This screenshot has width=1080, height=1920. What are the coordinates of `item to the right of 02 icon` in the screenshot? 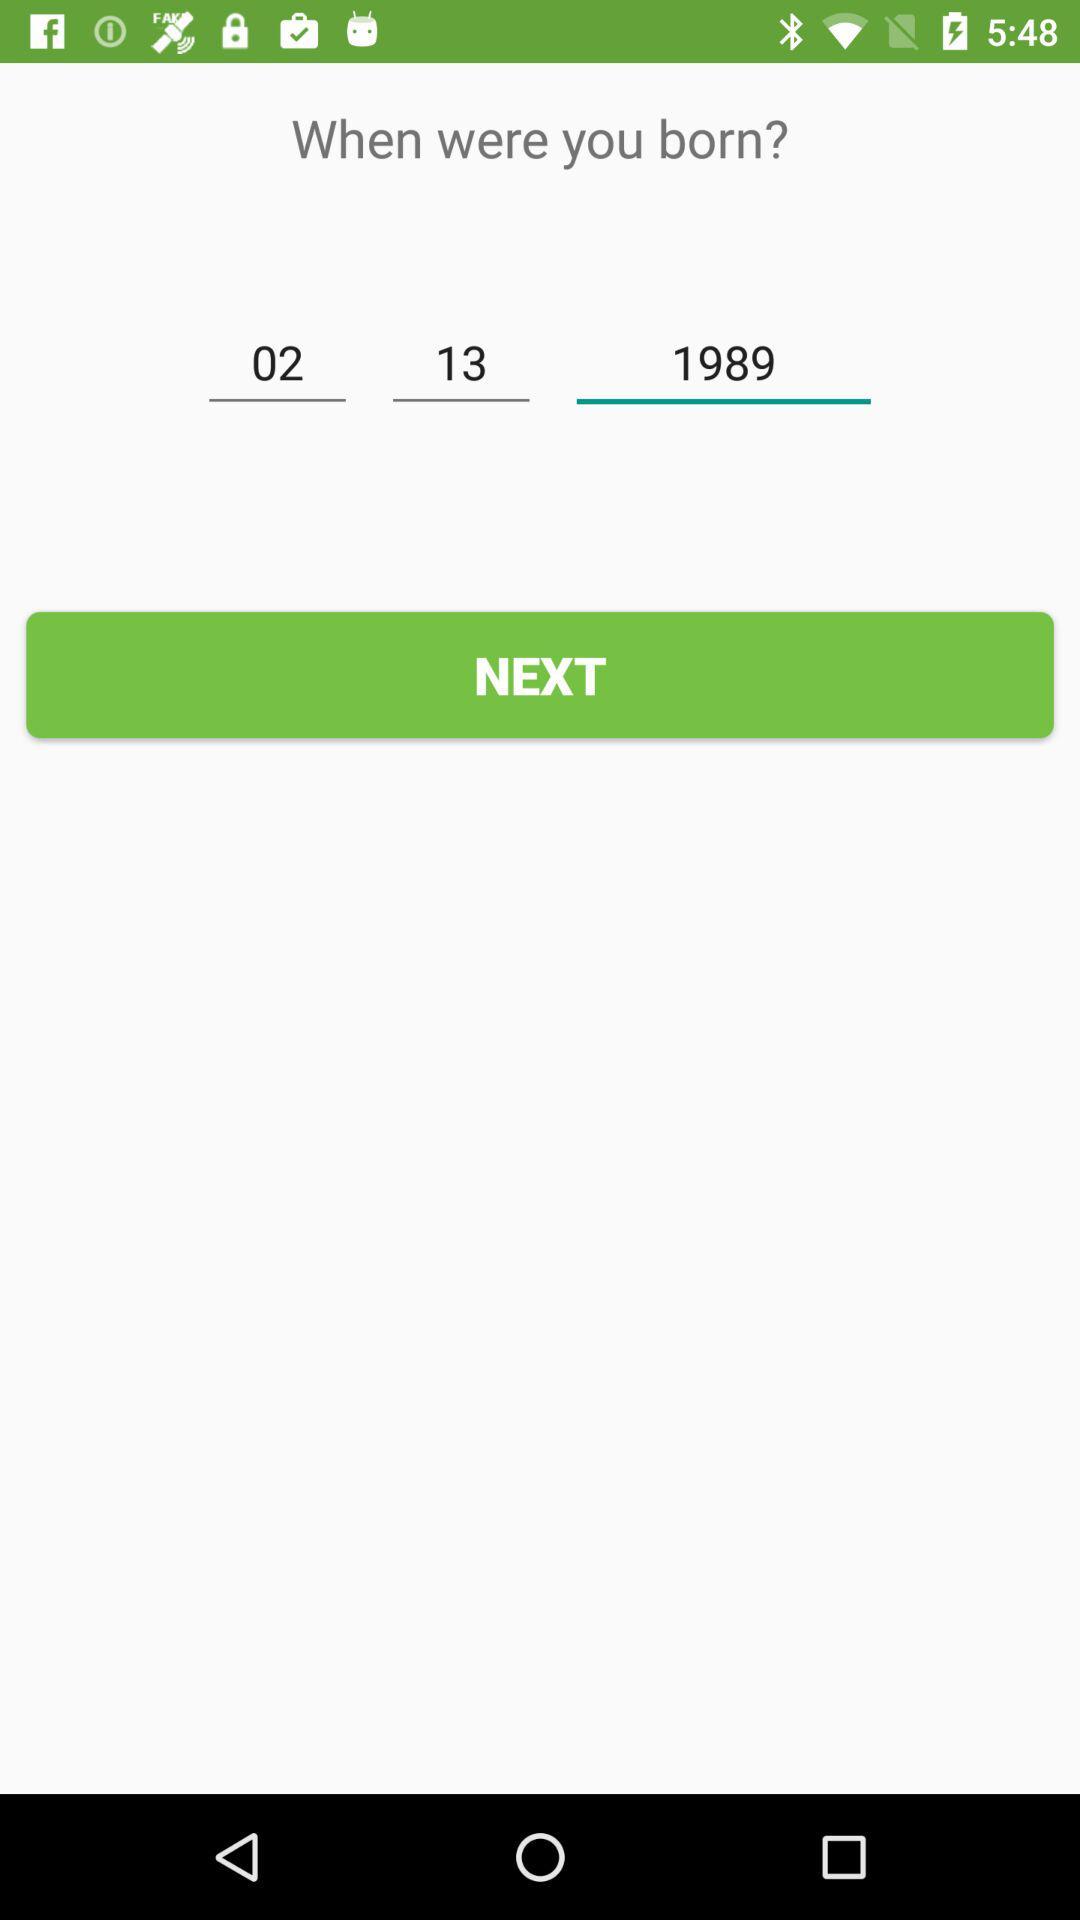 It's located at (461, 363).